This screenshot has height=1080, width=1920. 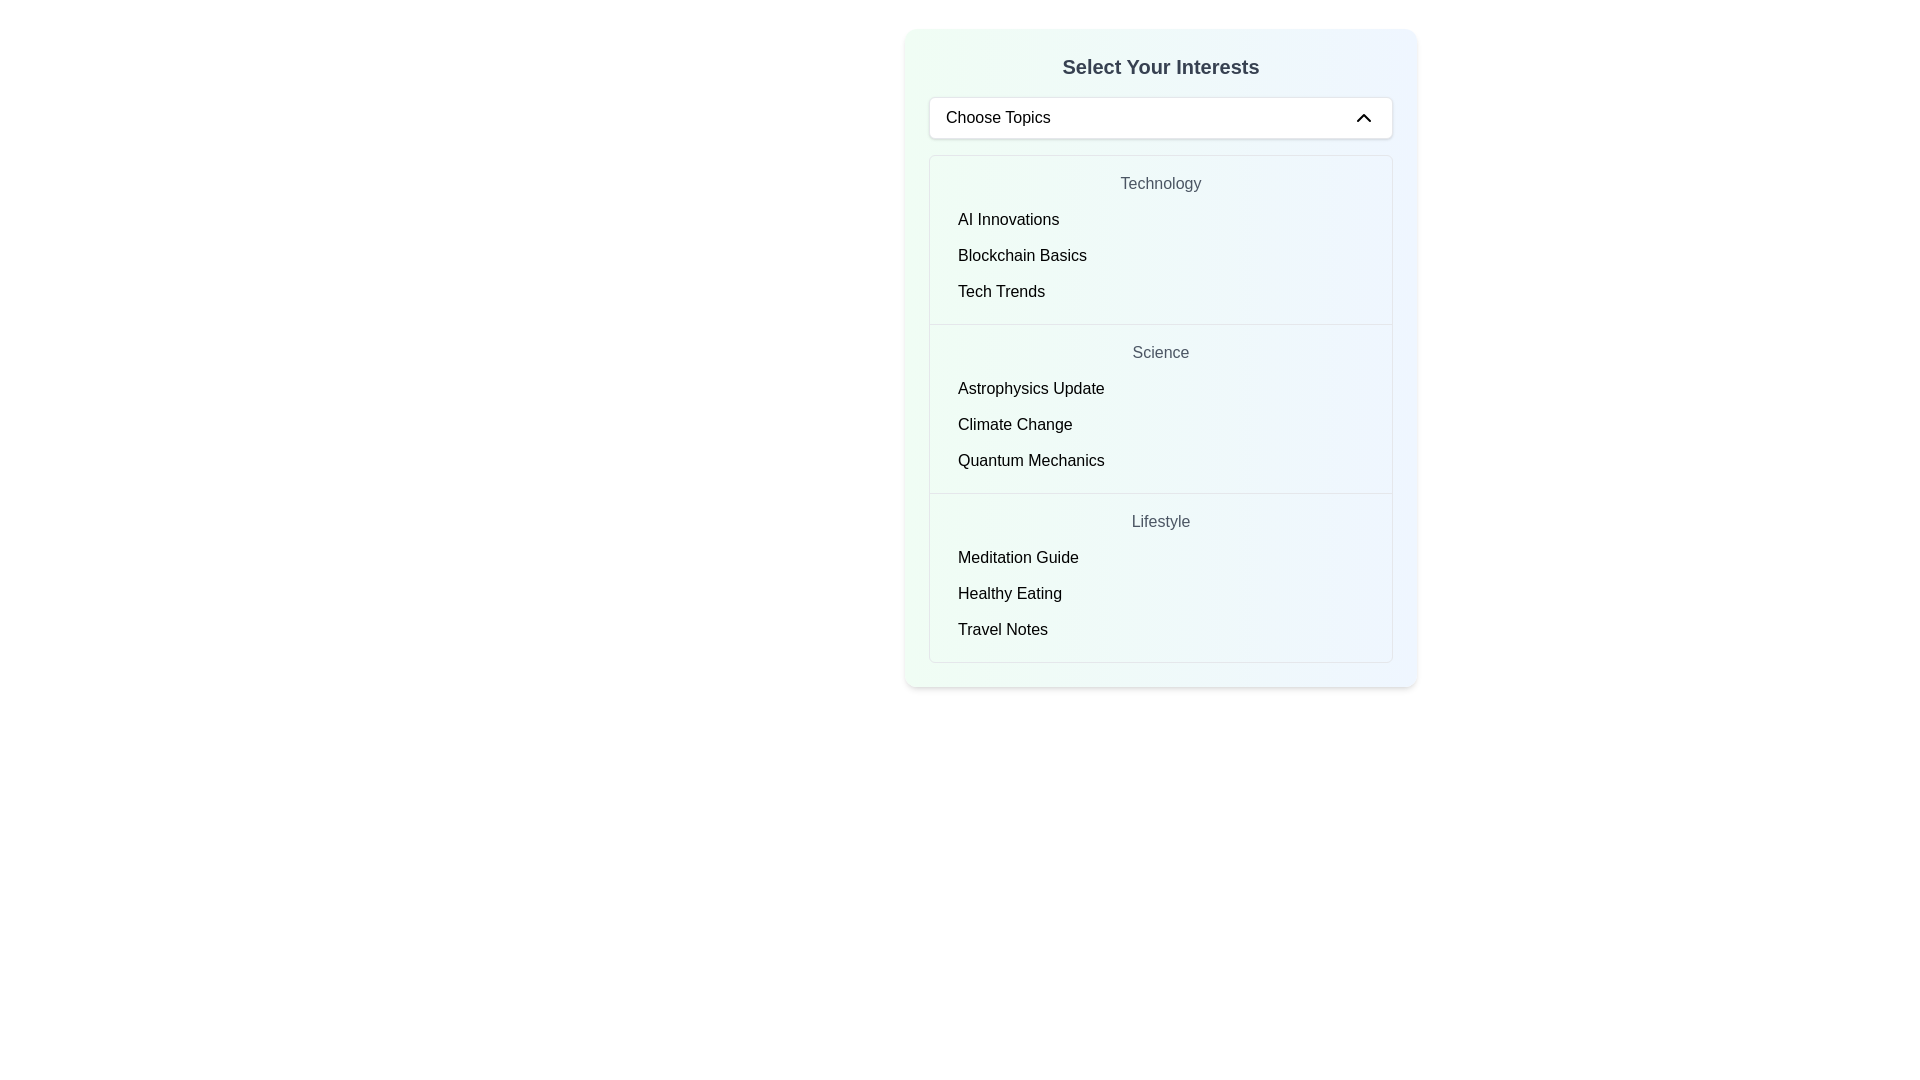 I want to click on the clickable option labeled 'Meditation Guide' in the Lifestyle section, so click(x=1161, y=558).